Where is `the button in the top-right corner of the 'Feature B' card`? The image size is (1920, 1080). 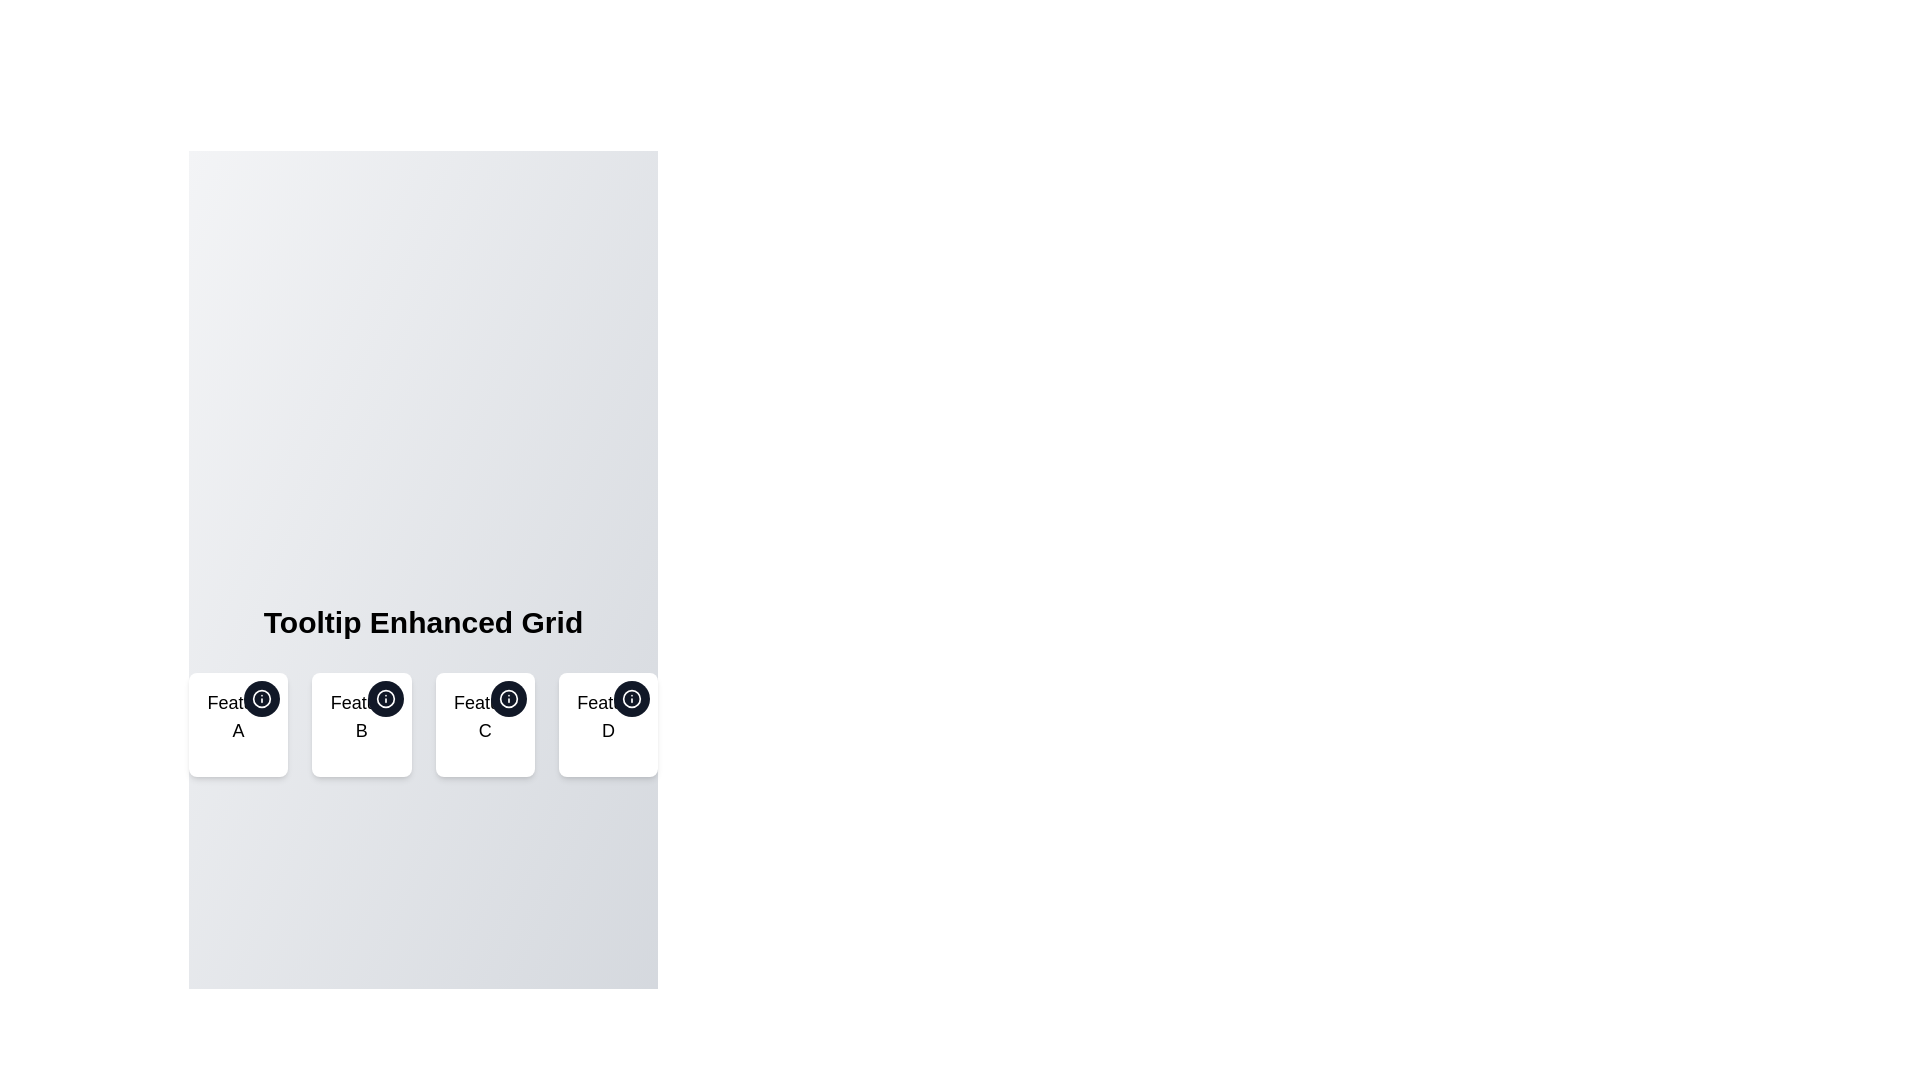
the button in the top-right corner of the 'Feature B' card is located at coordinates (385, 697).